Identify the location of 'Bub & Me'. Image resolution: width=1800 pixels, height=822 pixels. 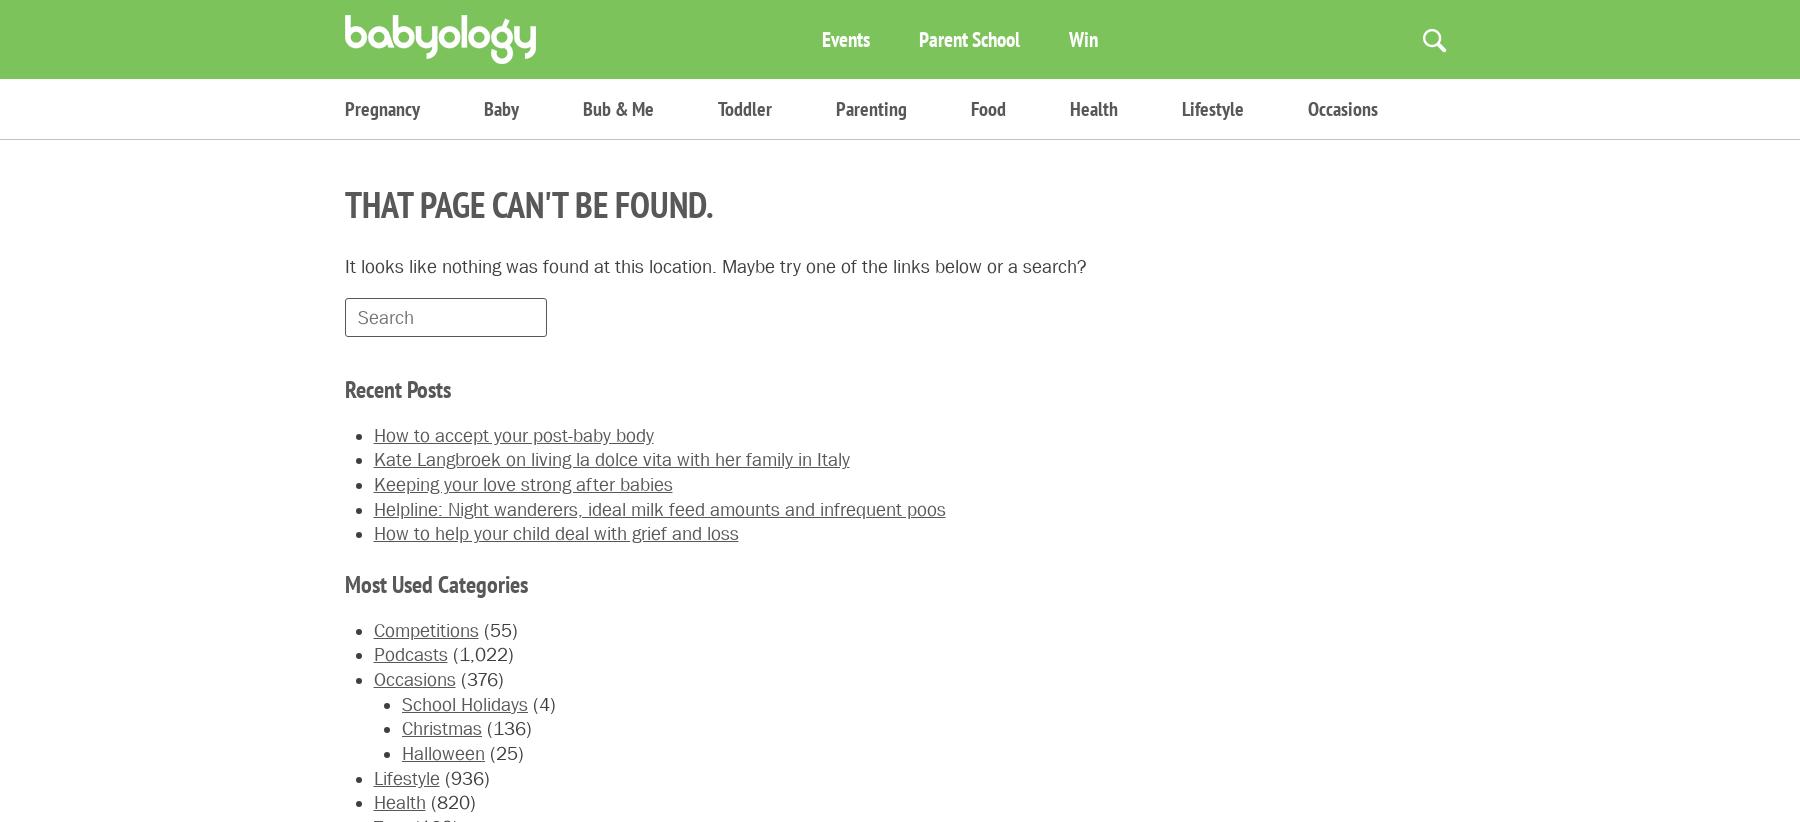
(618, 107).